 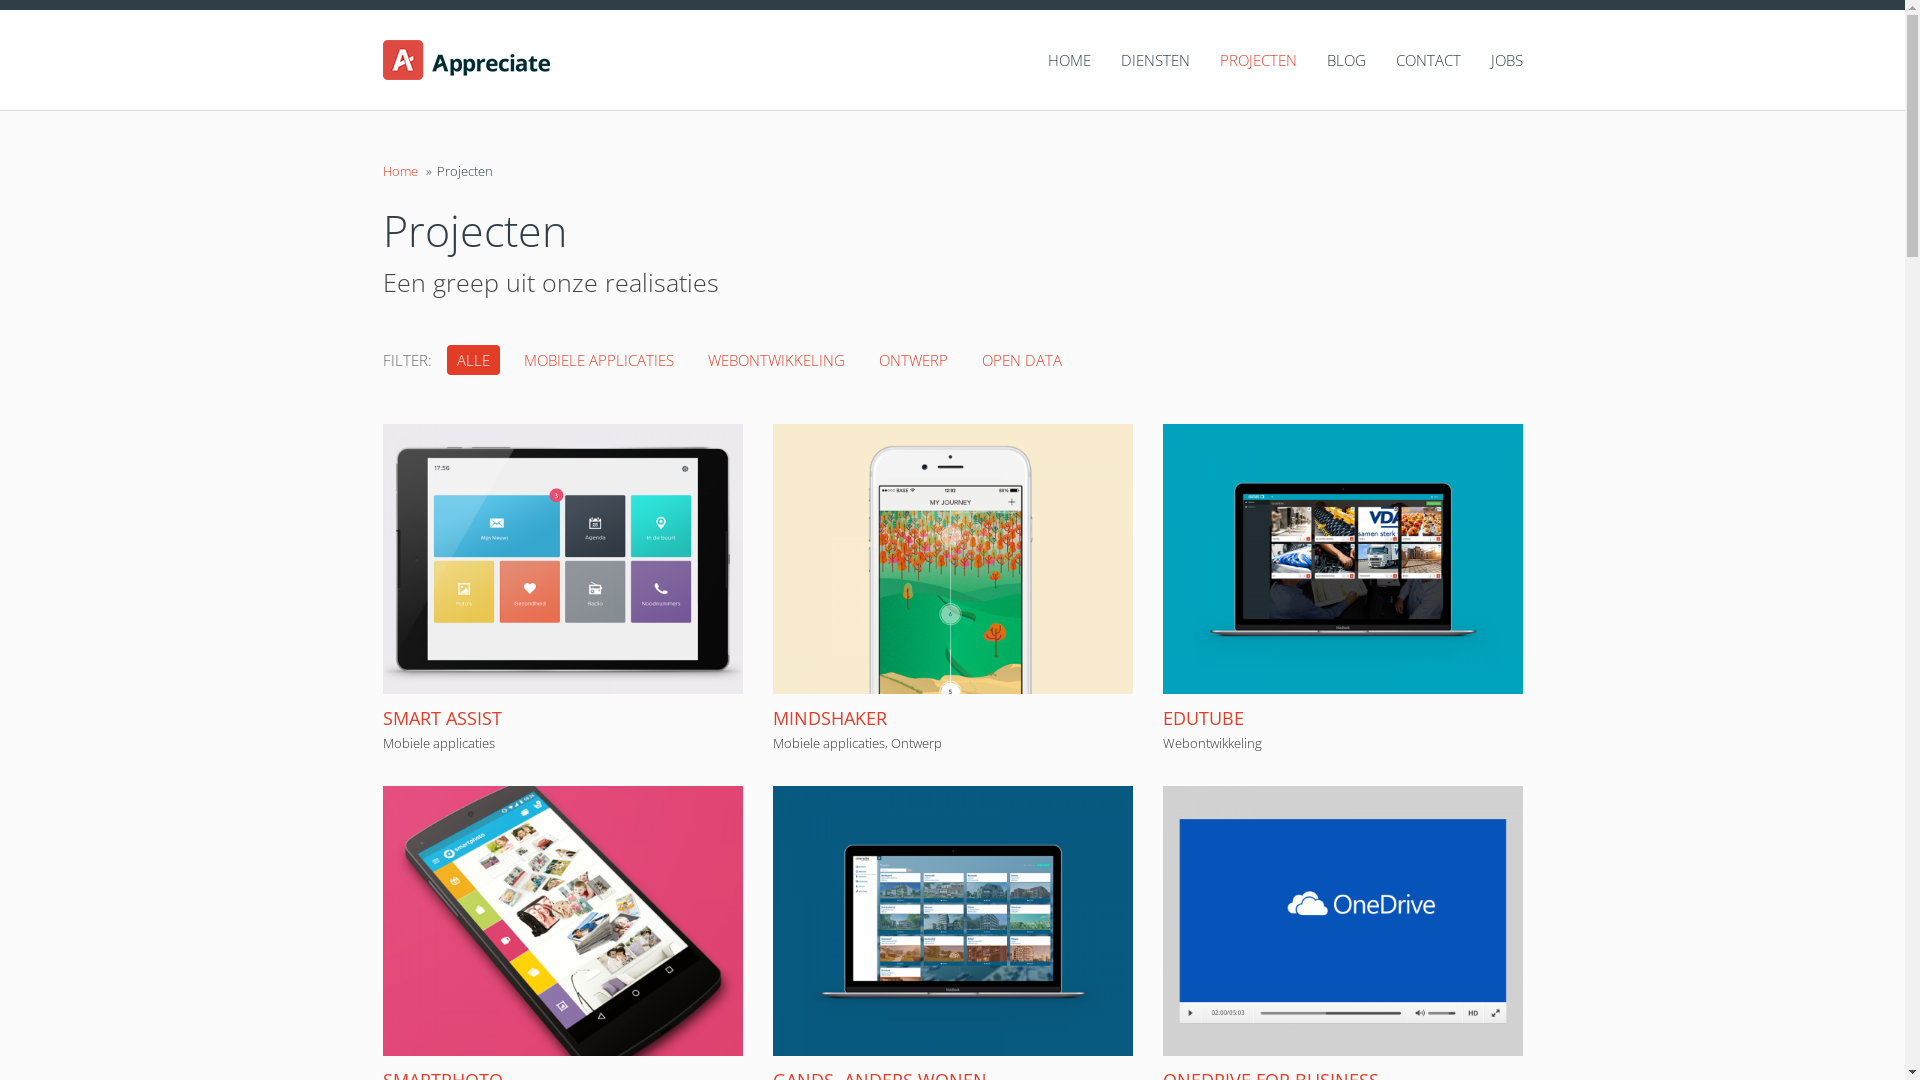 I want to click on 'ONTWERP', so click(x=911, y=358).